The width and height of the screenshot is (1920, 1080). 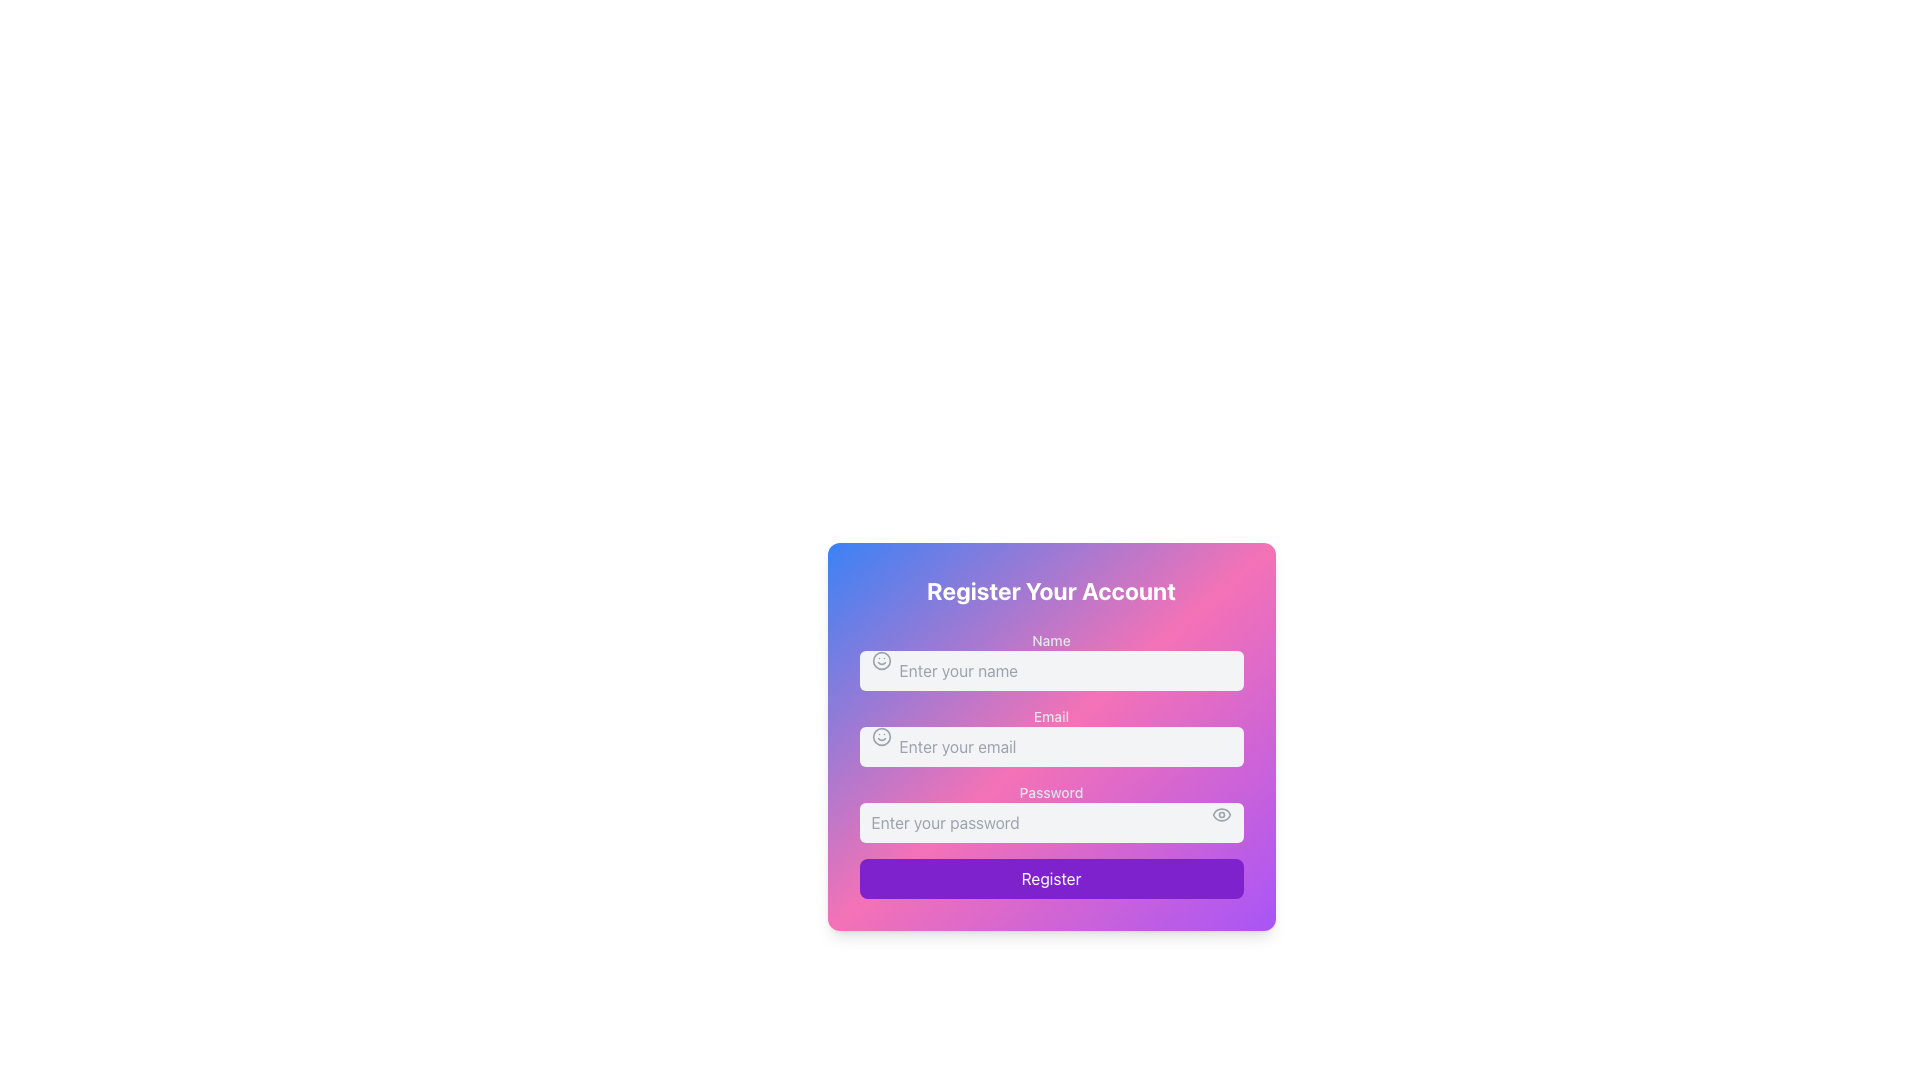 I want to click on the decorative circle within the SVG icon of a smiley face, which is located to the left of the Email input field, so click(x=880, y=736).